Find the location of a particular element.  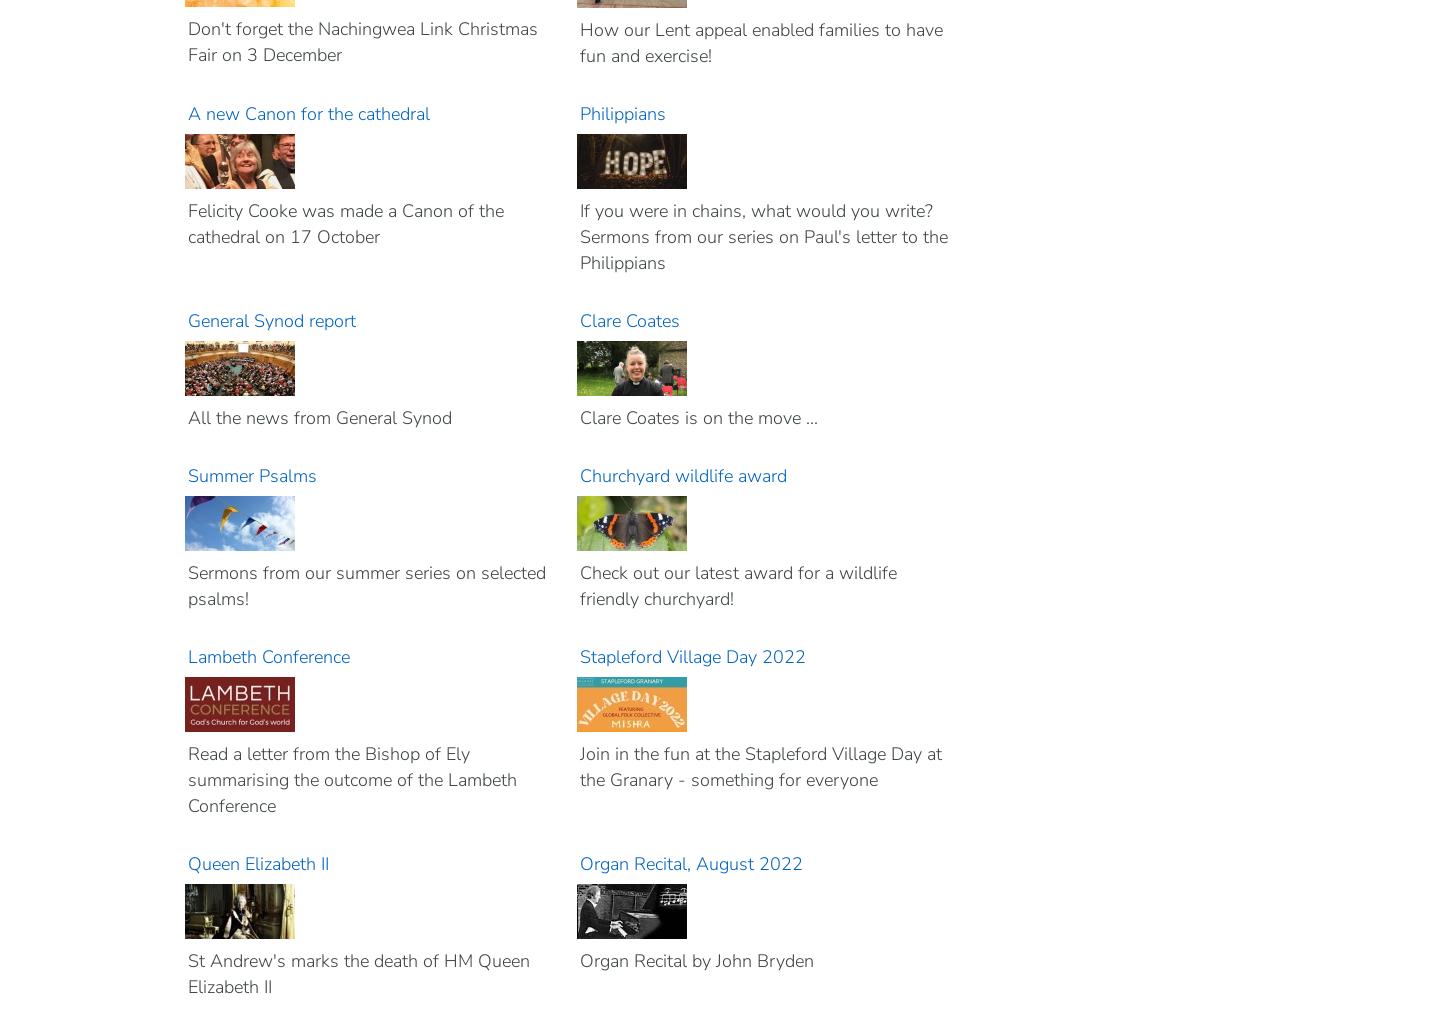

'All the news from General Synod' is located at coordinates (319, 417).